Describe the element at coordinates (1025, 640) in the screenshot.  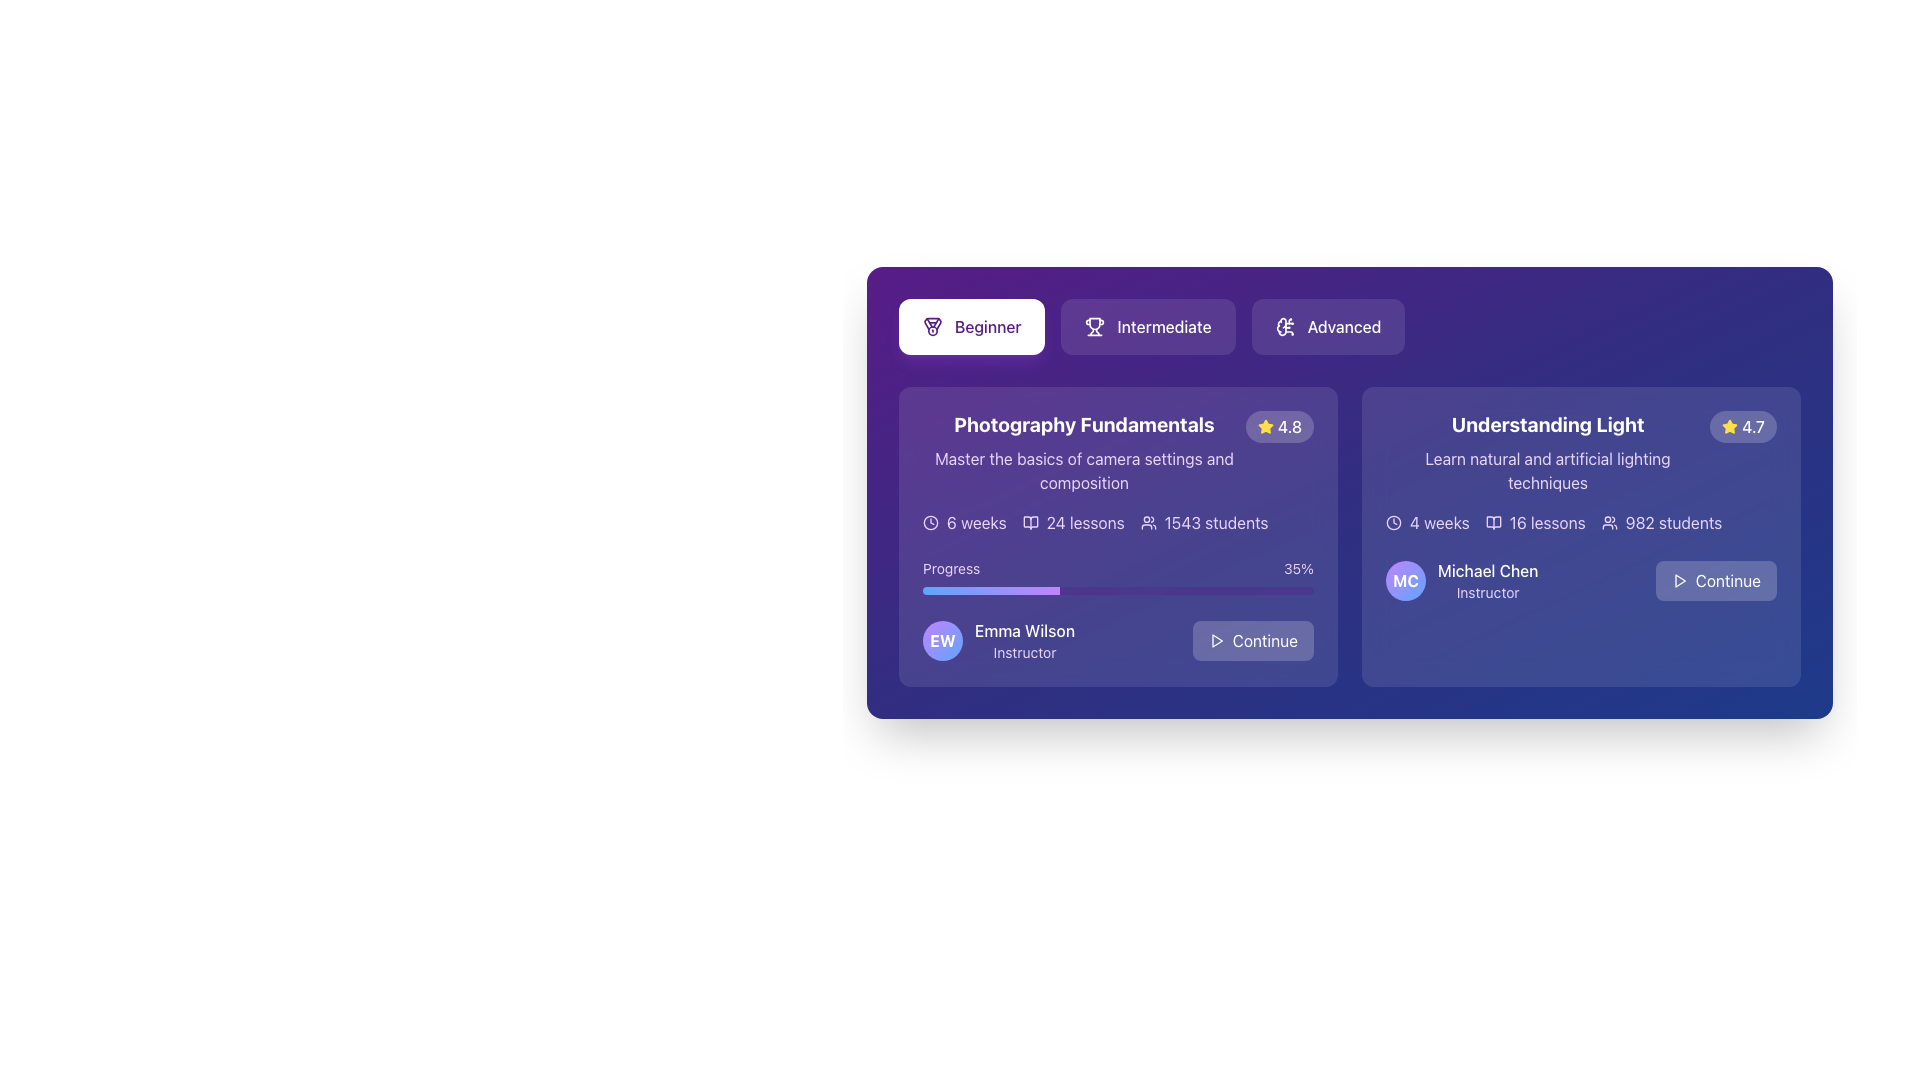
I see `details displayed in the text block showing the instructor's name 'Emma Wilson' and title 'Instructor', located below the circular avatar with initials 'EW' and to the left of the 'Continue' button` at that location.